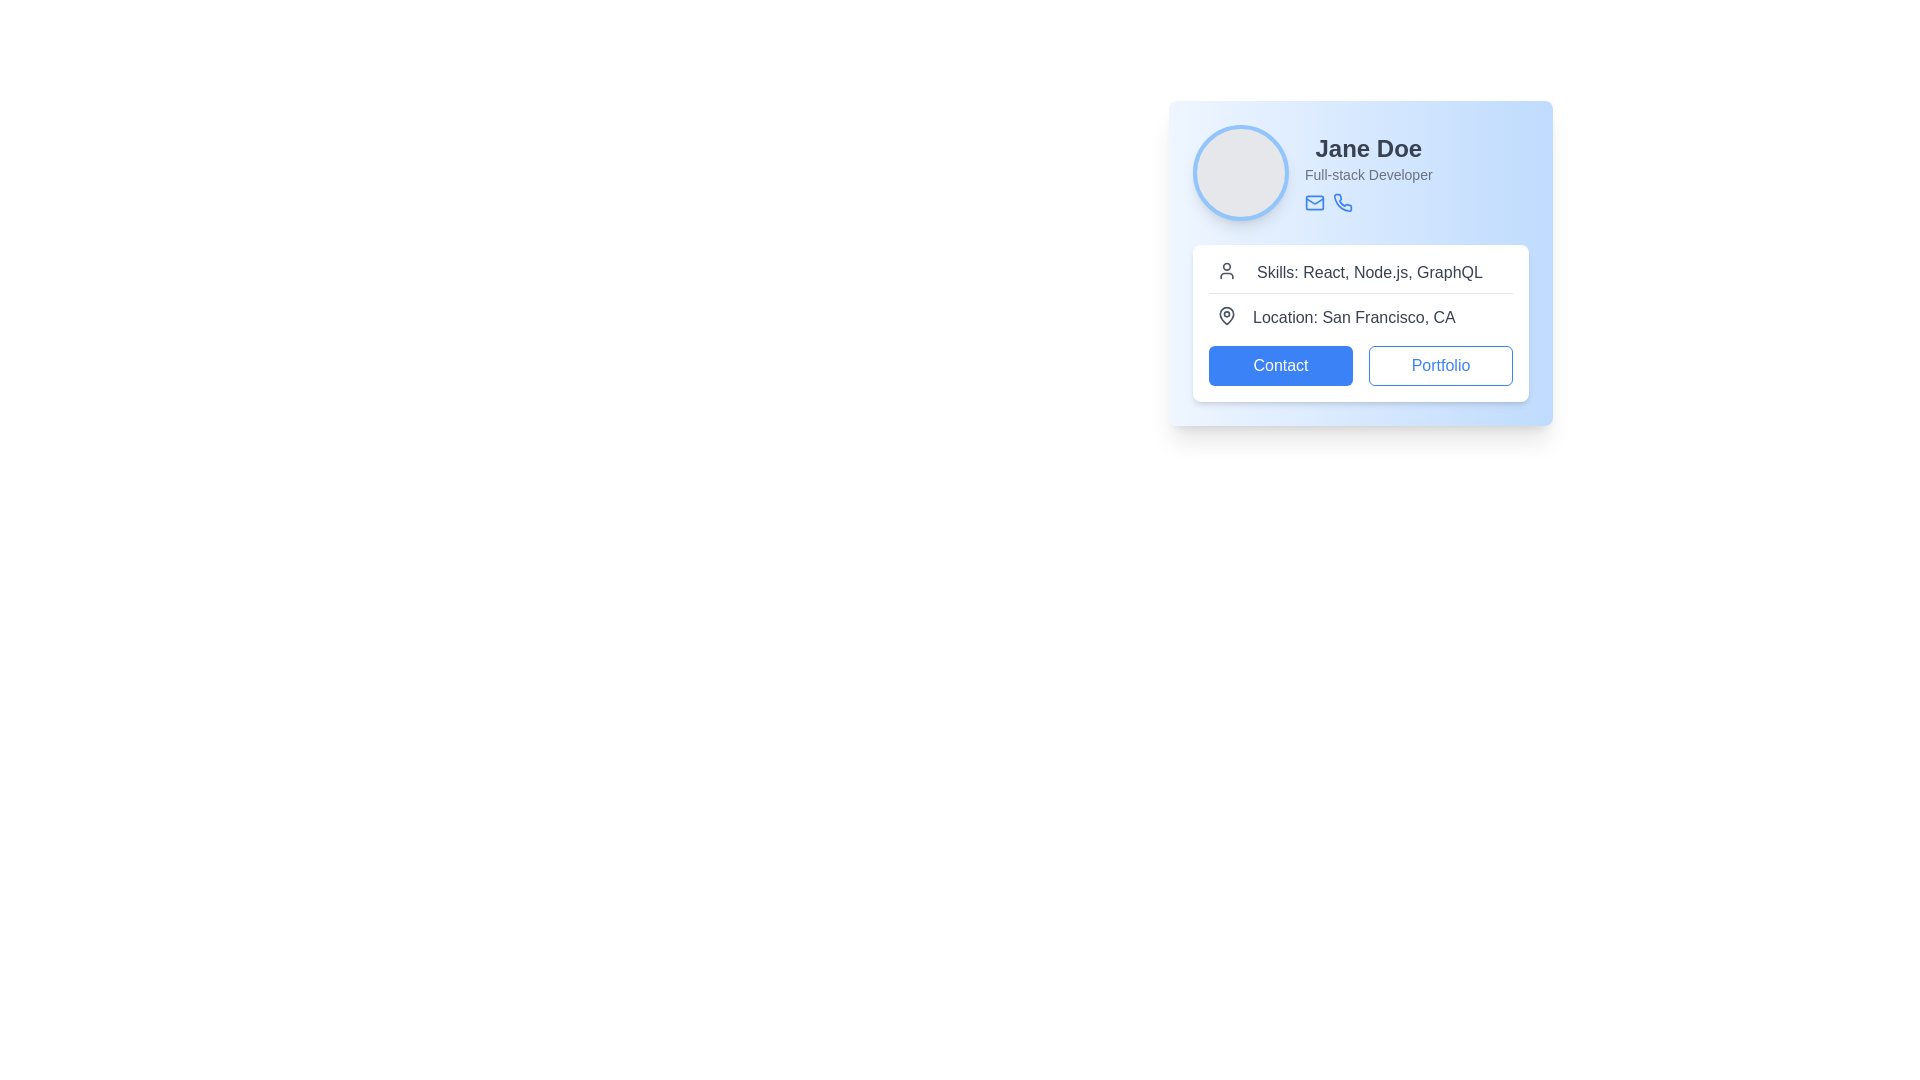 Image resolution: width=1920 pixels, height=1080 pixels. Describe the element at coordinates (1343, 202) in the screenshot. I see `the blue phone icon located in the top right area of the profile card, distinct due to its modern outline style and recognizable shape` at that location.